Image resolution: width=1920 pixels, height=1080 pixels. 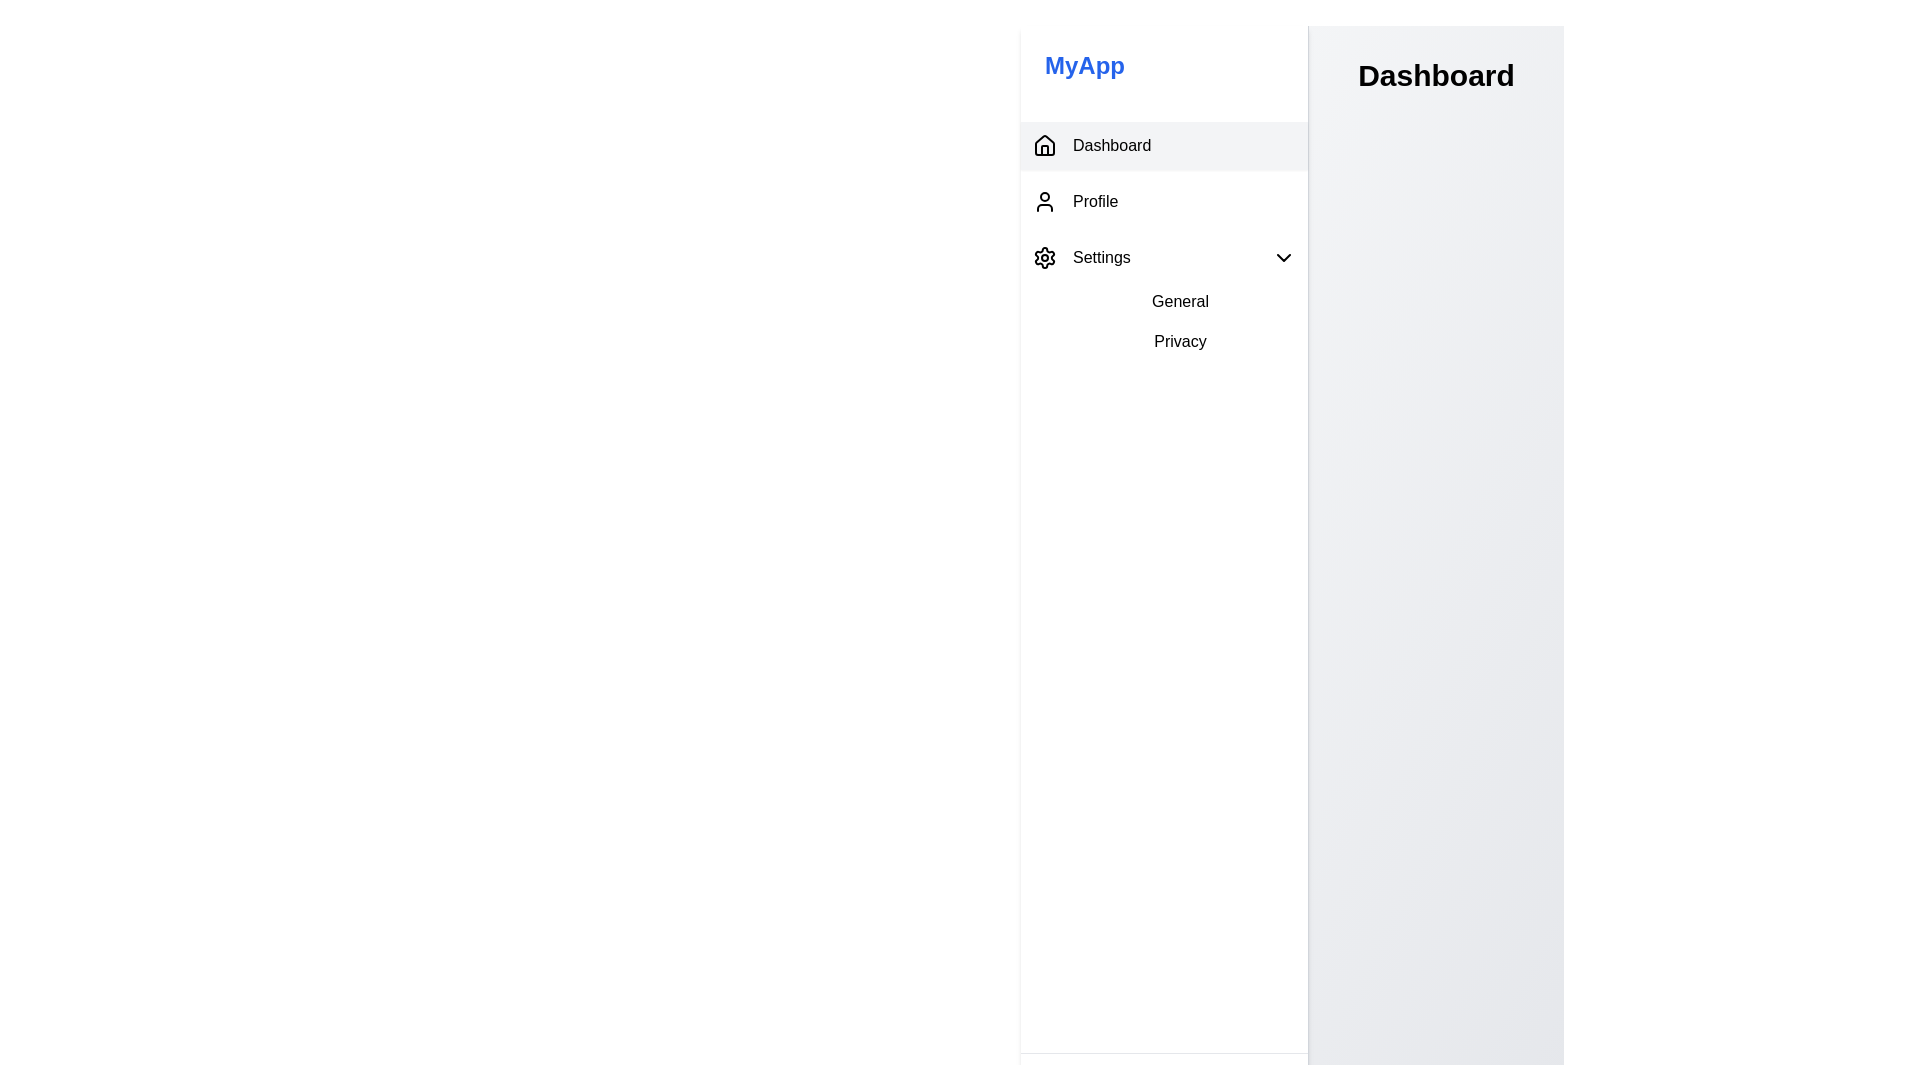 I want to click on the dropdown menu component located under the 'Settings' group, so click(x=1164, y=320).